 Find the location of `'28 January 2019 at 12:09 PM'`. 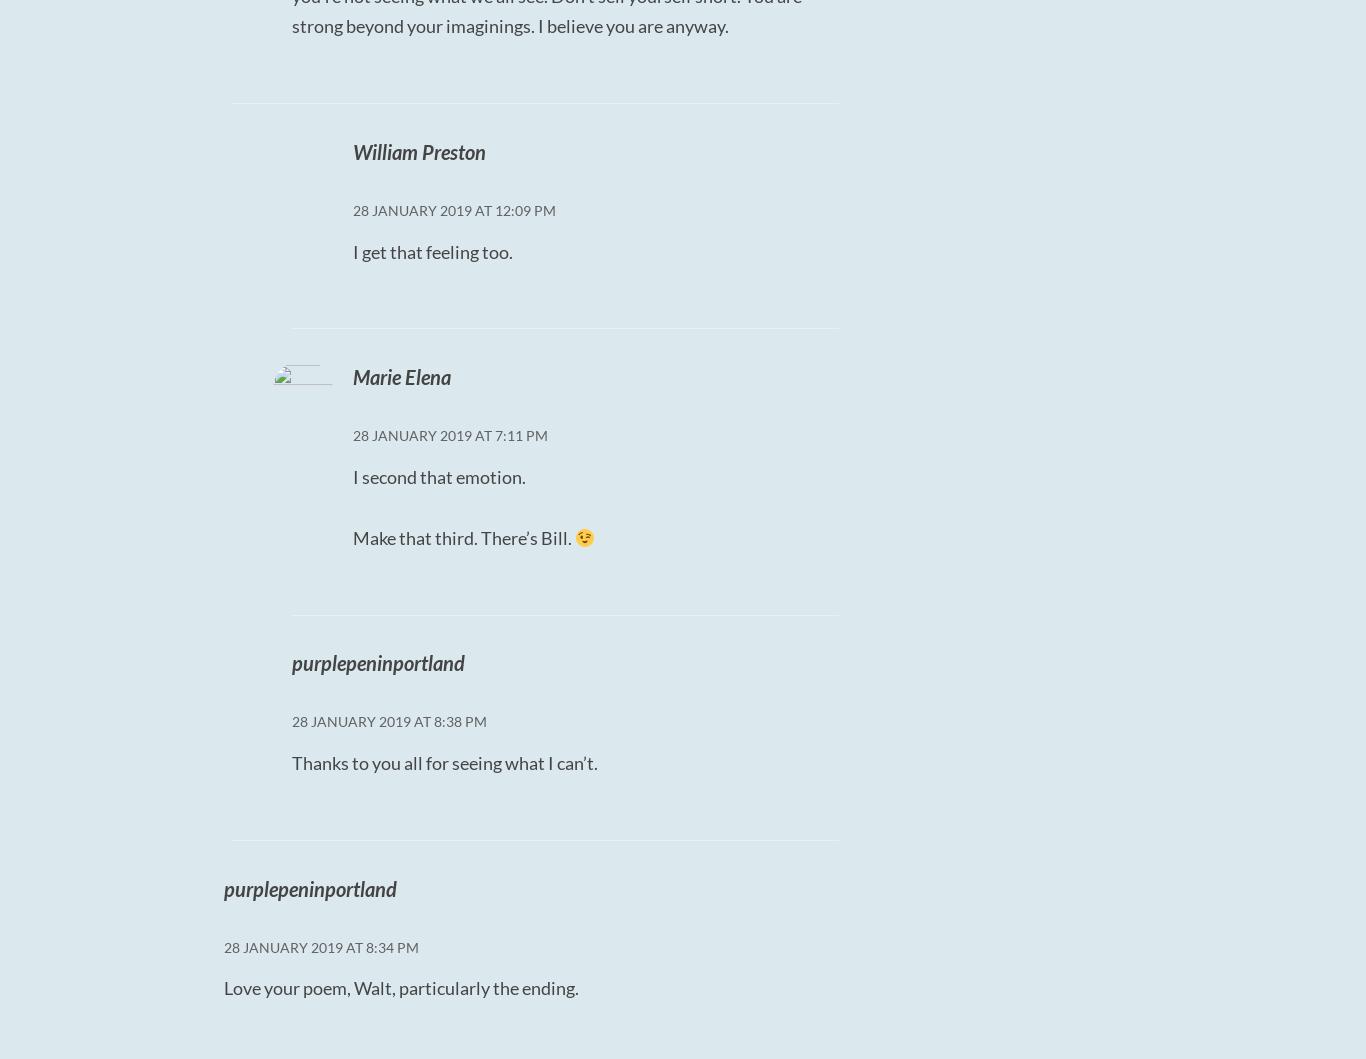

'28 January 2019 at 12:09 PM' is located at coordinates (452, 208).